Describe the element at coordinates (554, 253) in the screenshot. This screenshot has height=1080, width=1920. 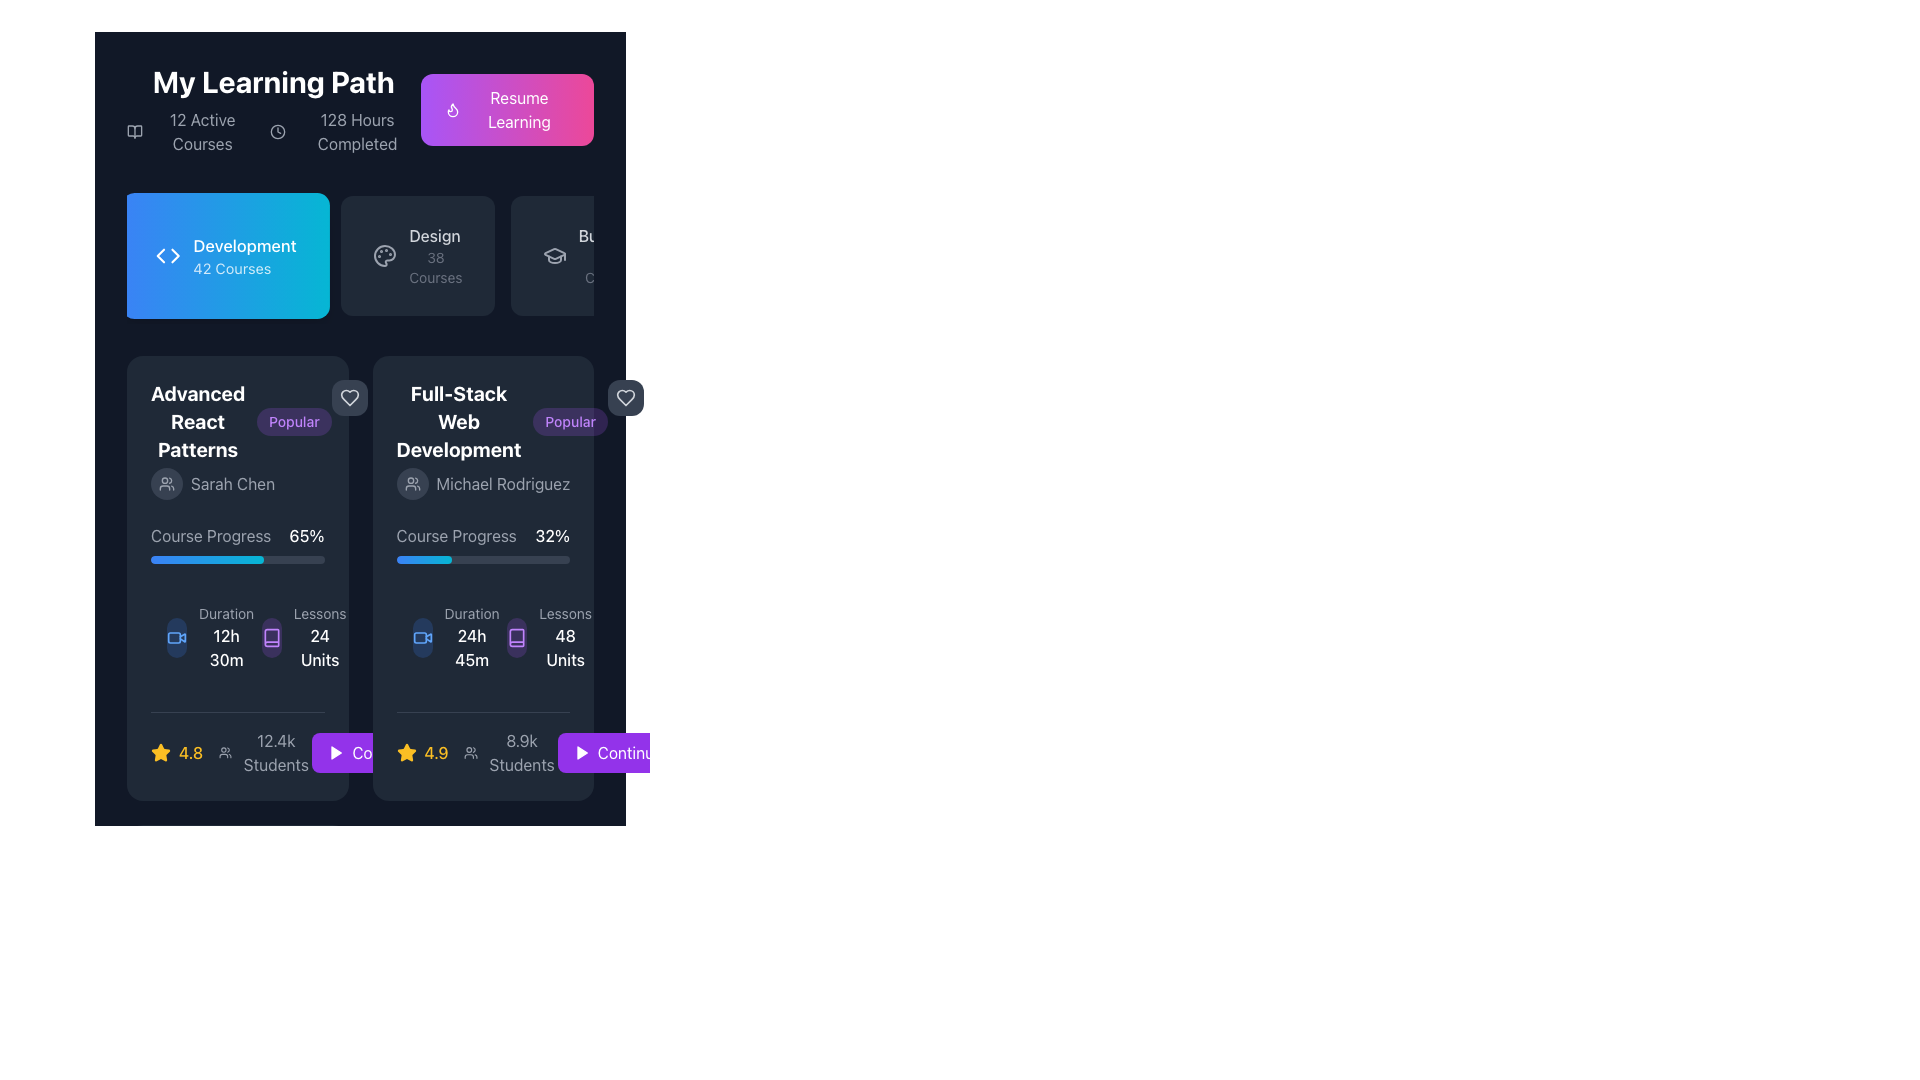
I see `the 'Design' category icon` at that location.